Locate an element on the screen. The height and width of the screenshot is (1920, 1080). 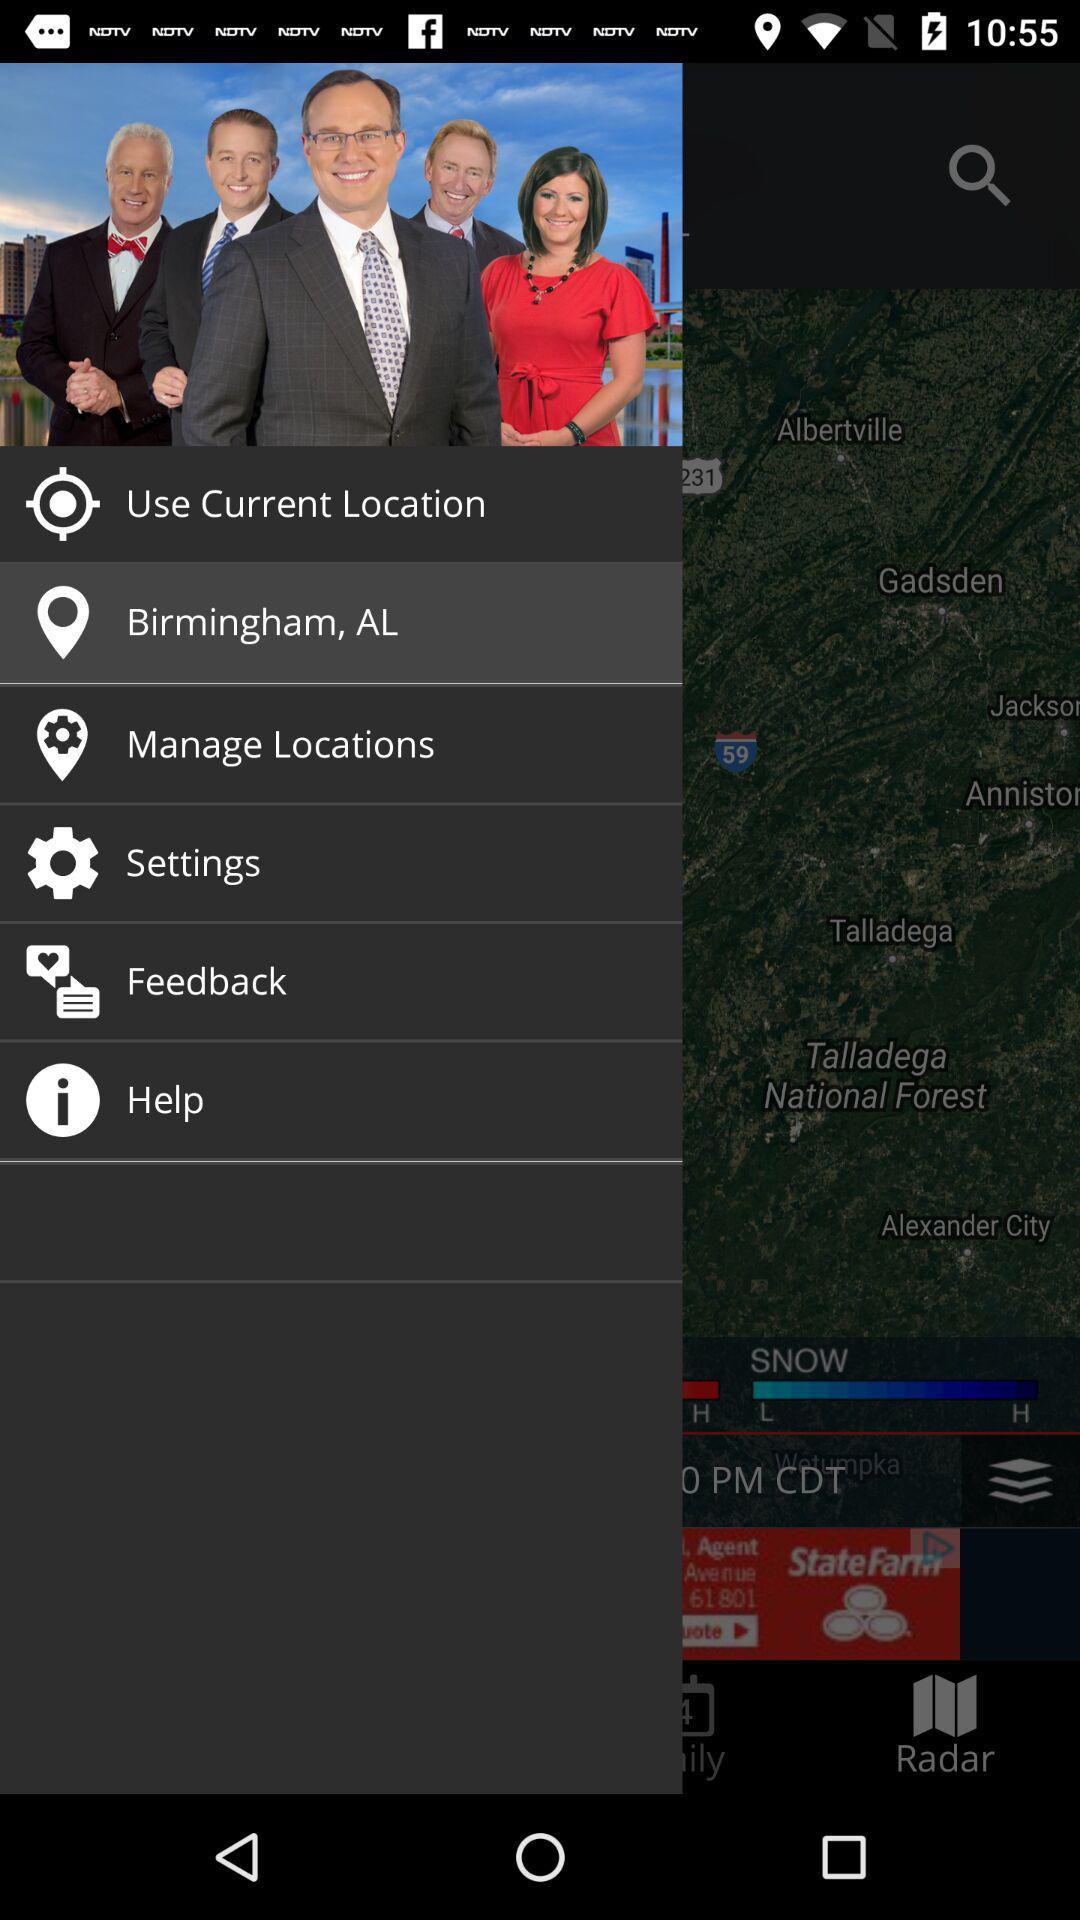
the layers icon is located at coordinates (1020, 1480).